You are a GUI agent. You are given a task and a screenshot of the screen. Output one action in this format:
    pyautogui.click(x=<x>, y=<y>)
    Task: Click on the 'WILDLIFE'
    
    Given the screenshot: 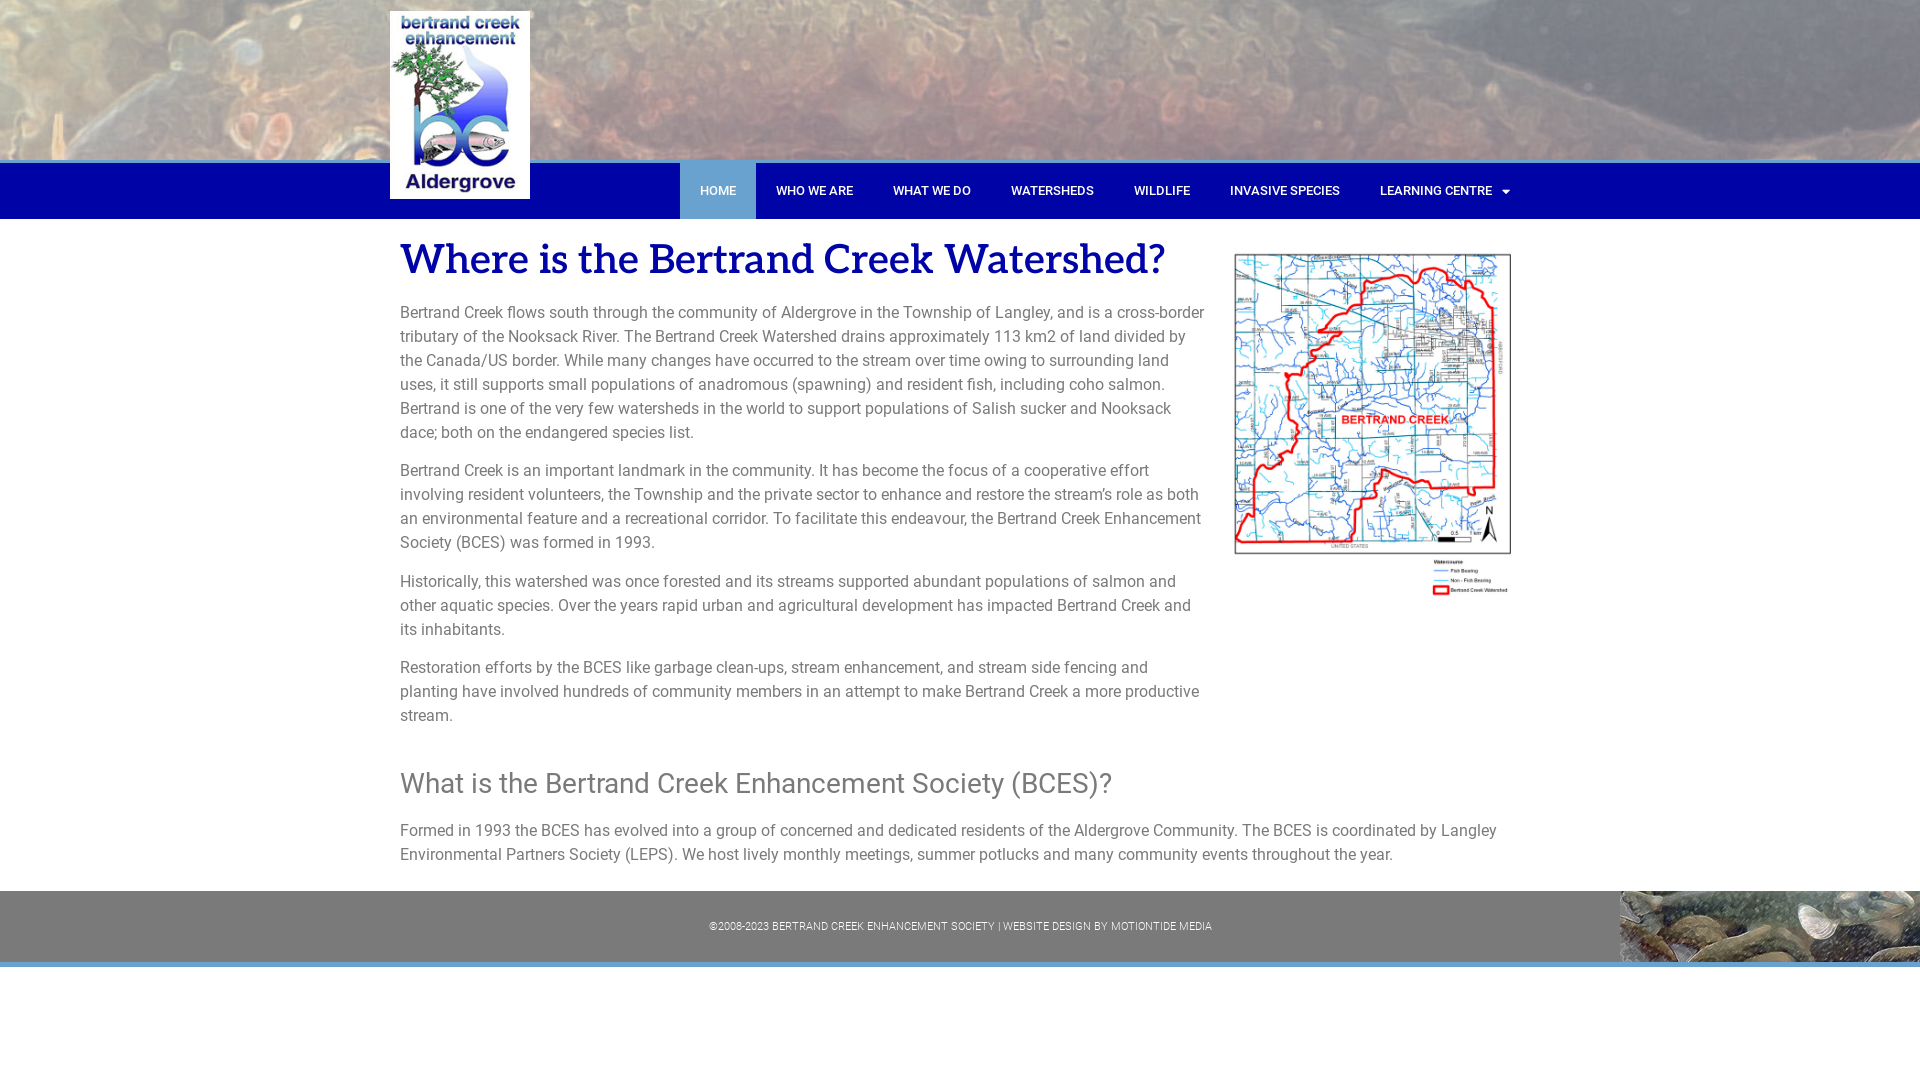 What is the action you would take?
    pyautogui.click(x=1161, y=191)
    